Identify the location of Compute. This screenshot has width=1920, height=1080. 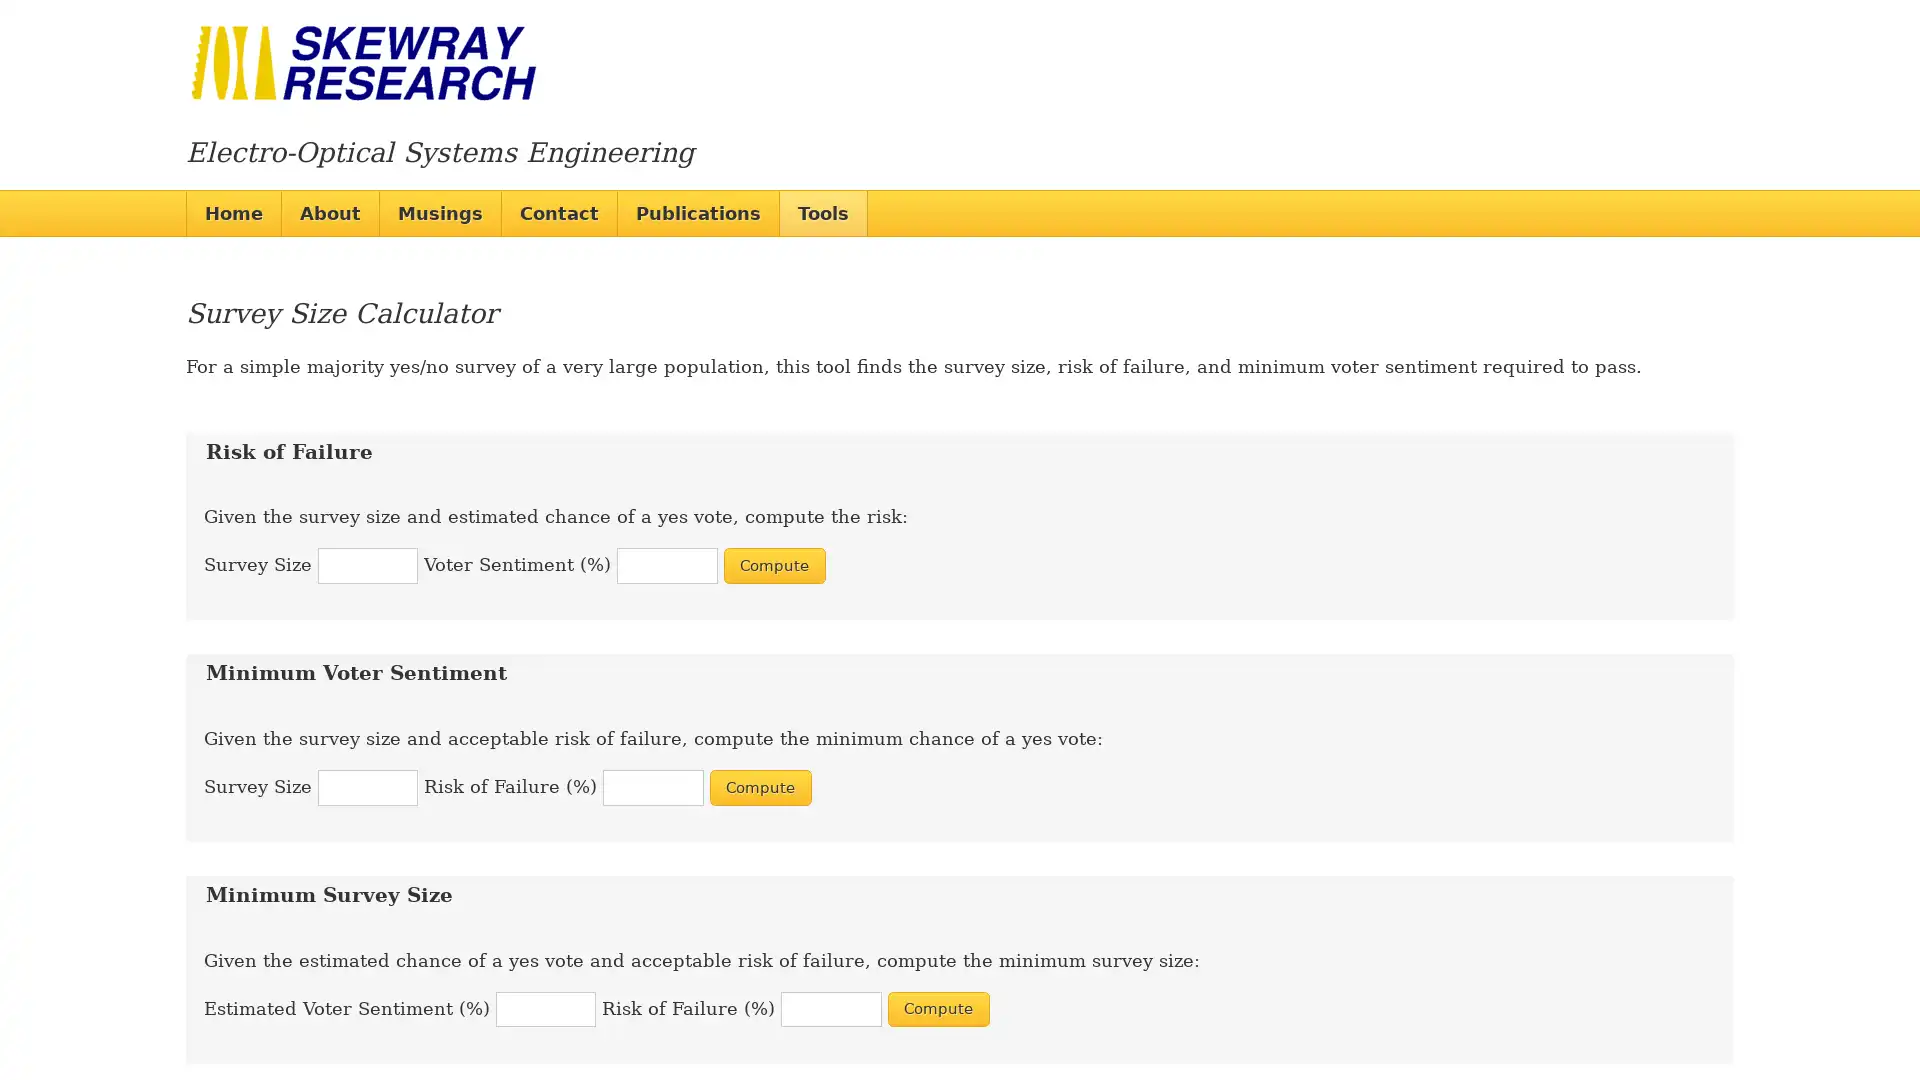
(758, 786).